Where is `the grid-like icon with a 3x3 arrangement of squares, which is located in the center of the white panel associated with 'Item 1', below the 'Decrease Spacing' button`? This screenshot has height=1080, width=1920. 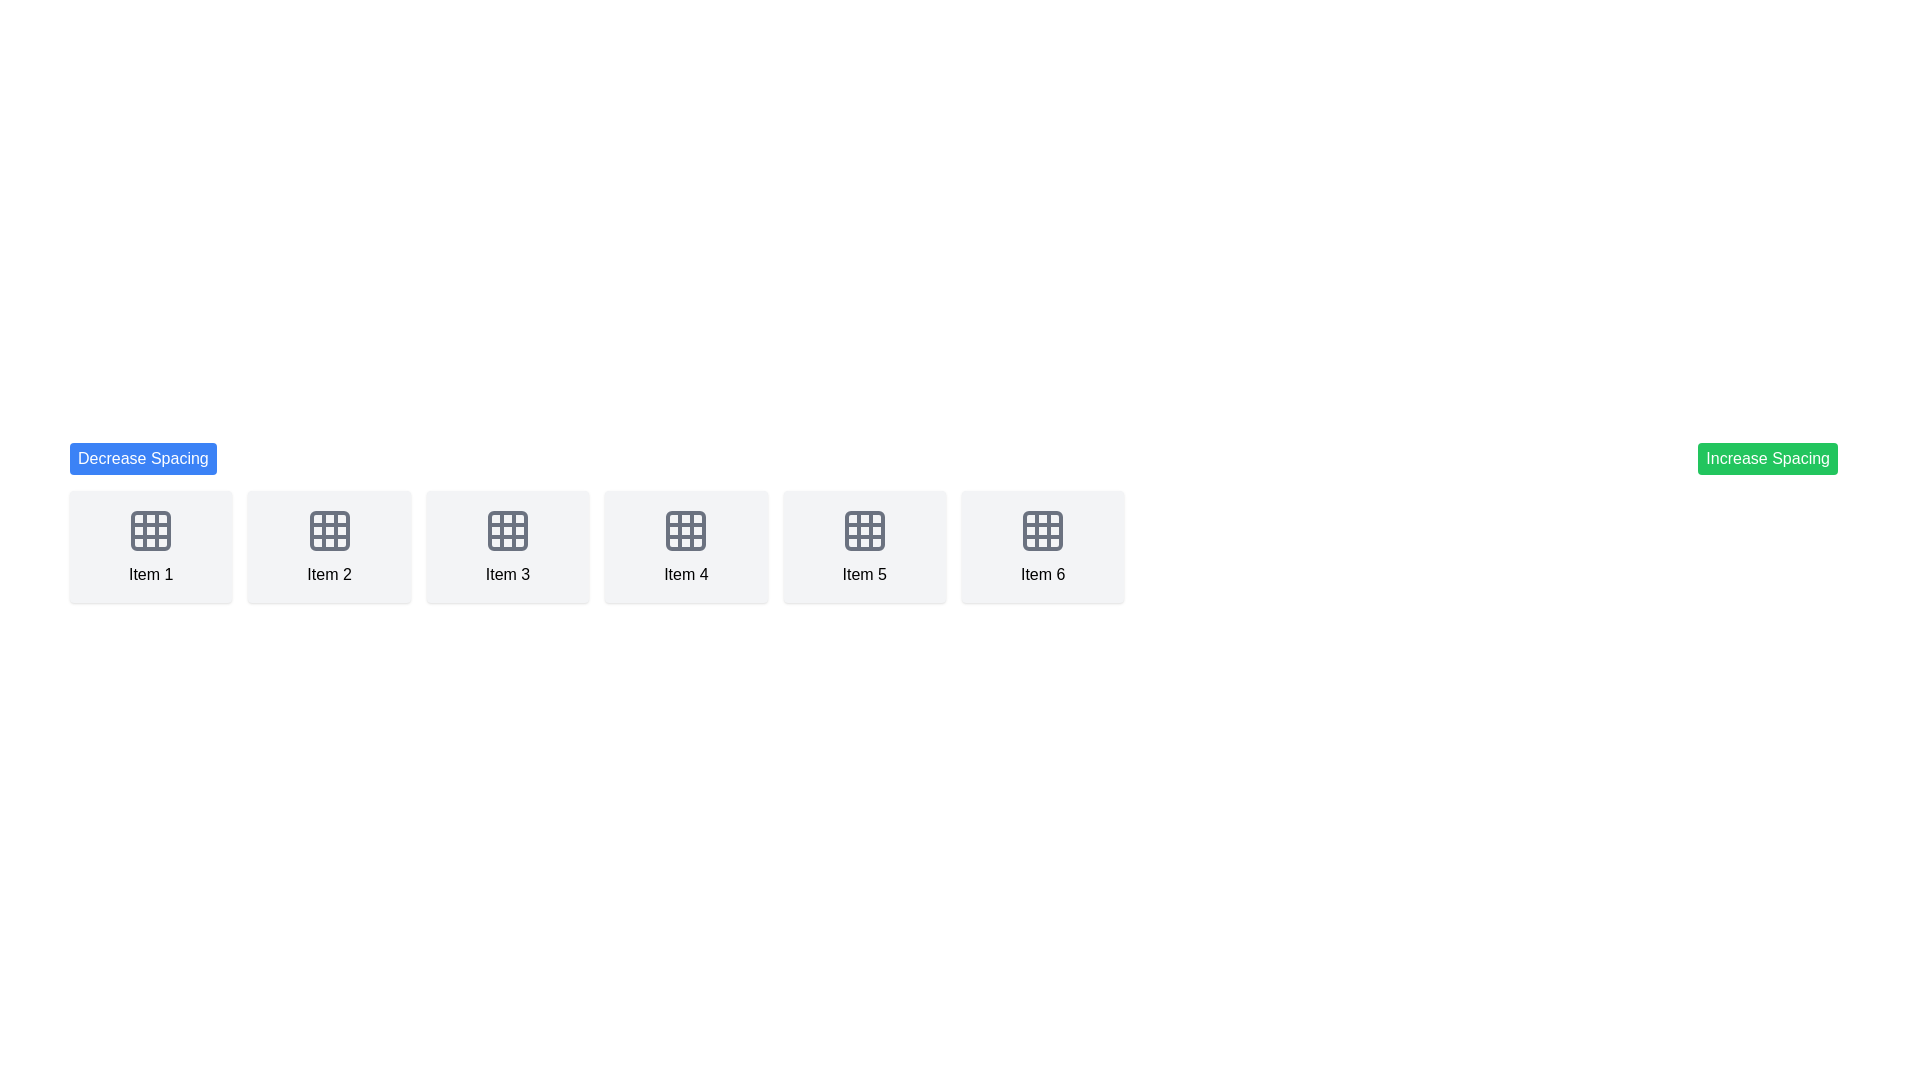
the grid-like icon with a 3x3 arrangement of squares, which is located in the center of the white panel associated with 'Item 1', below the 'Decrease Spacing' button is located at coordinates (150, 530).